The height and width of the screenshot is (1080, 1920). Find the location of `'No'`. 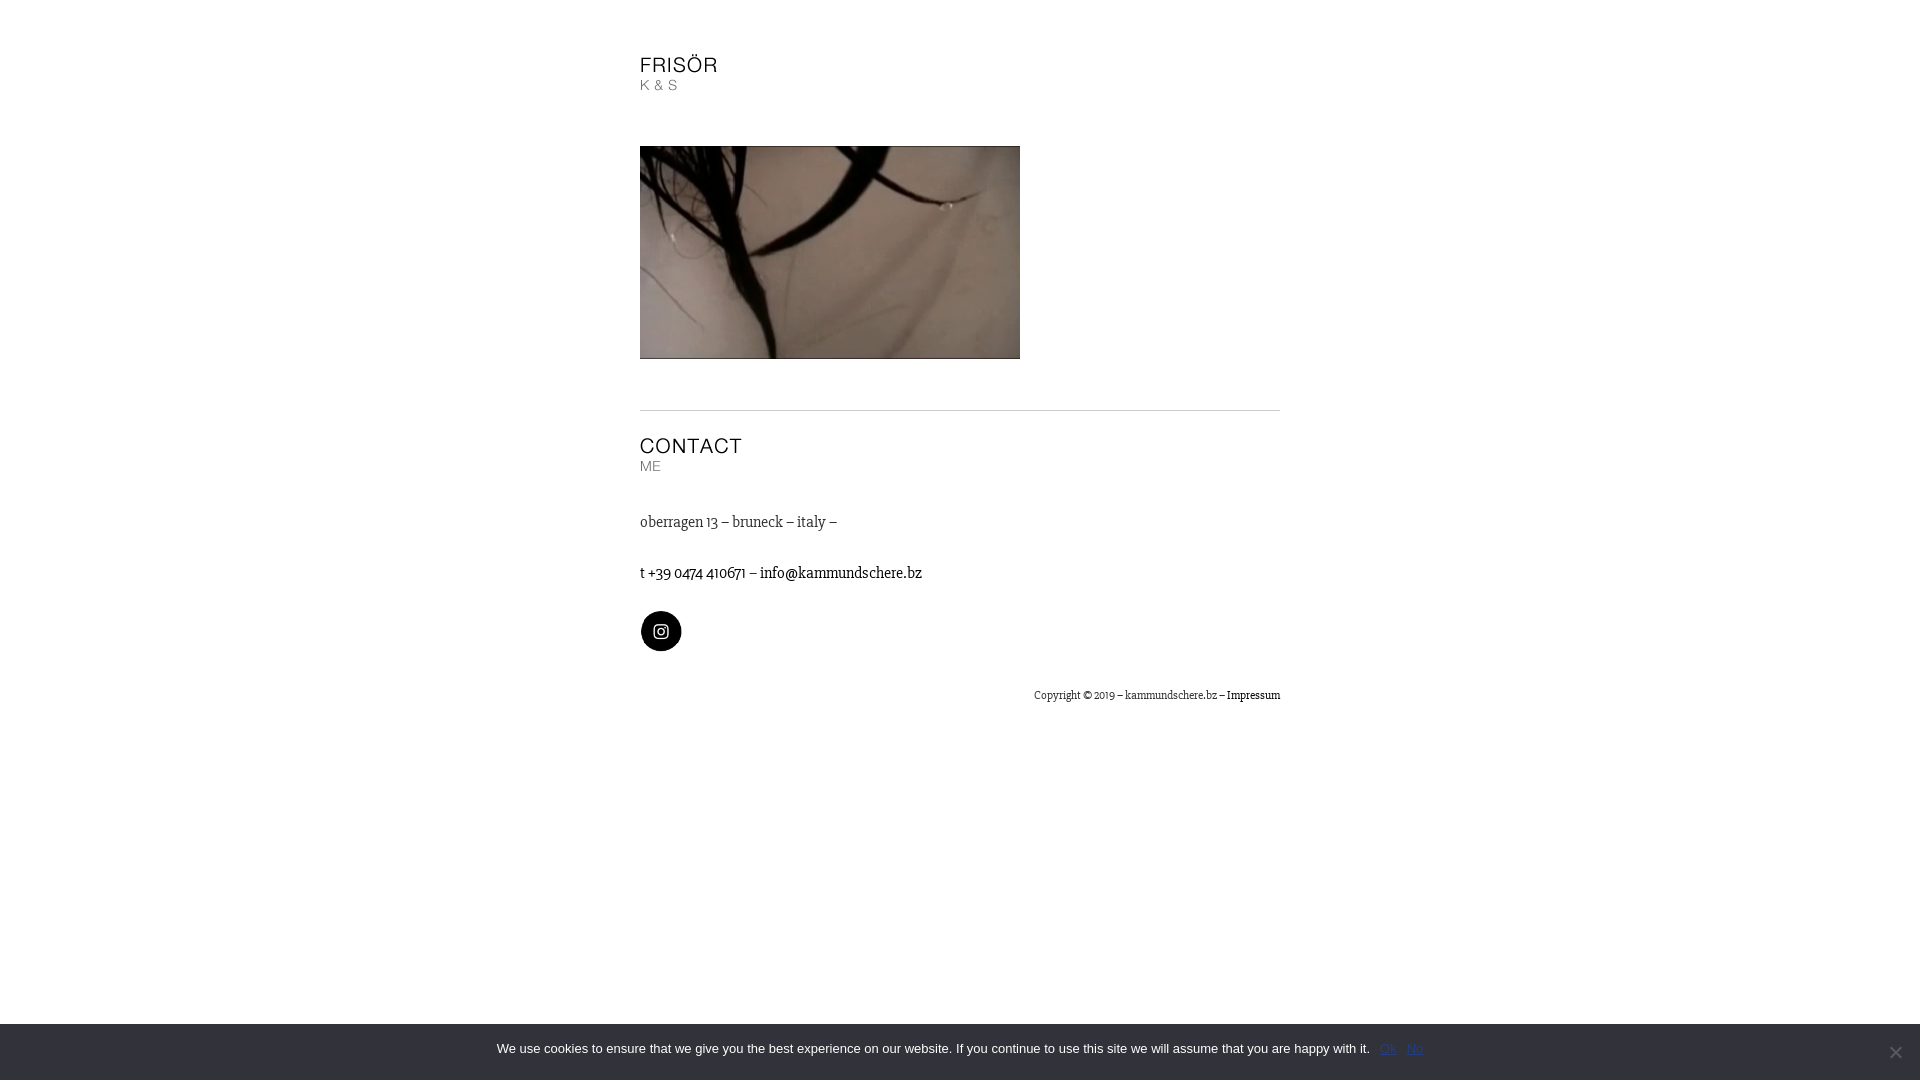

'No' is located at coordinates (1414, 1048).